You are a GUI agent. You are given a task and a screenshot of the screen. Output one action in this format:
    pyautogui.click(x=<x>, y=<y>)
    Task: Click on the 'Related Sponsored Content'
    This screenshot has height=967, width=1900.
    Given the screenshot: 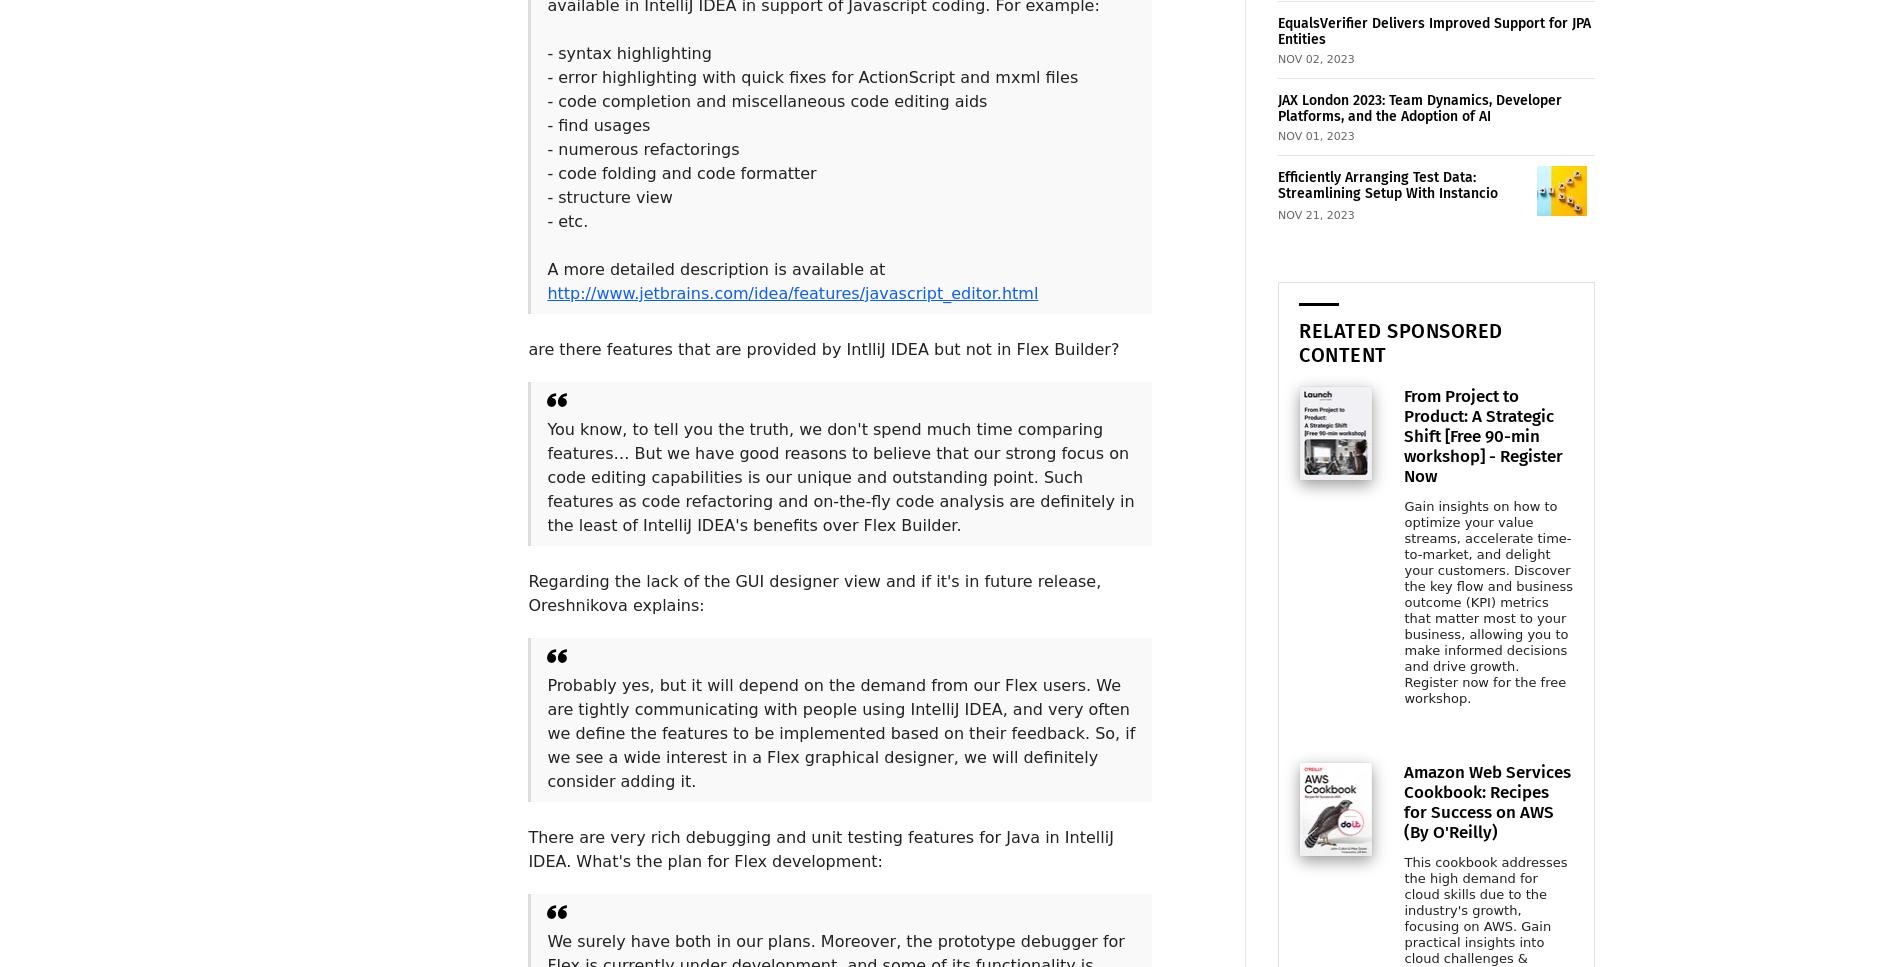 What is the action you would take?
    pyautogui.click(x=1298, y=341)
    